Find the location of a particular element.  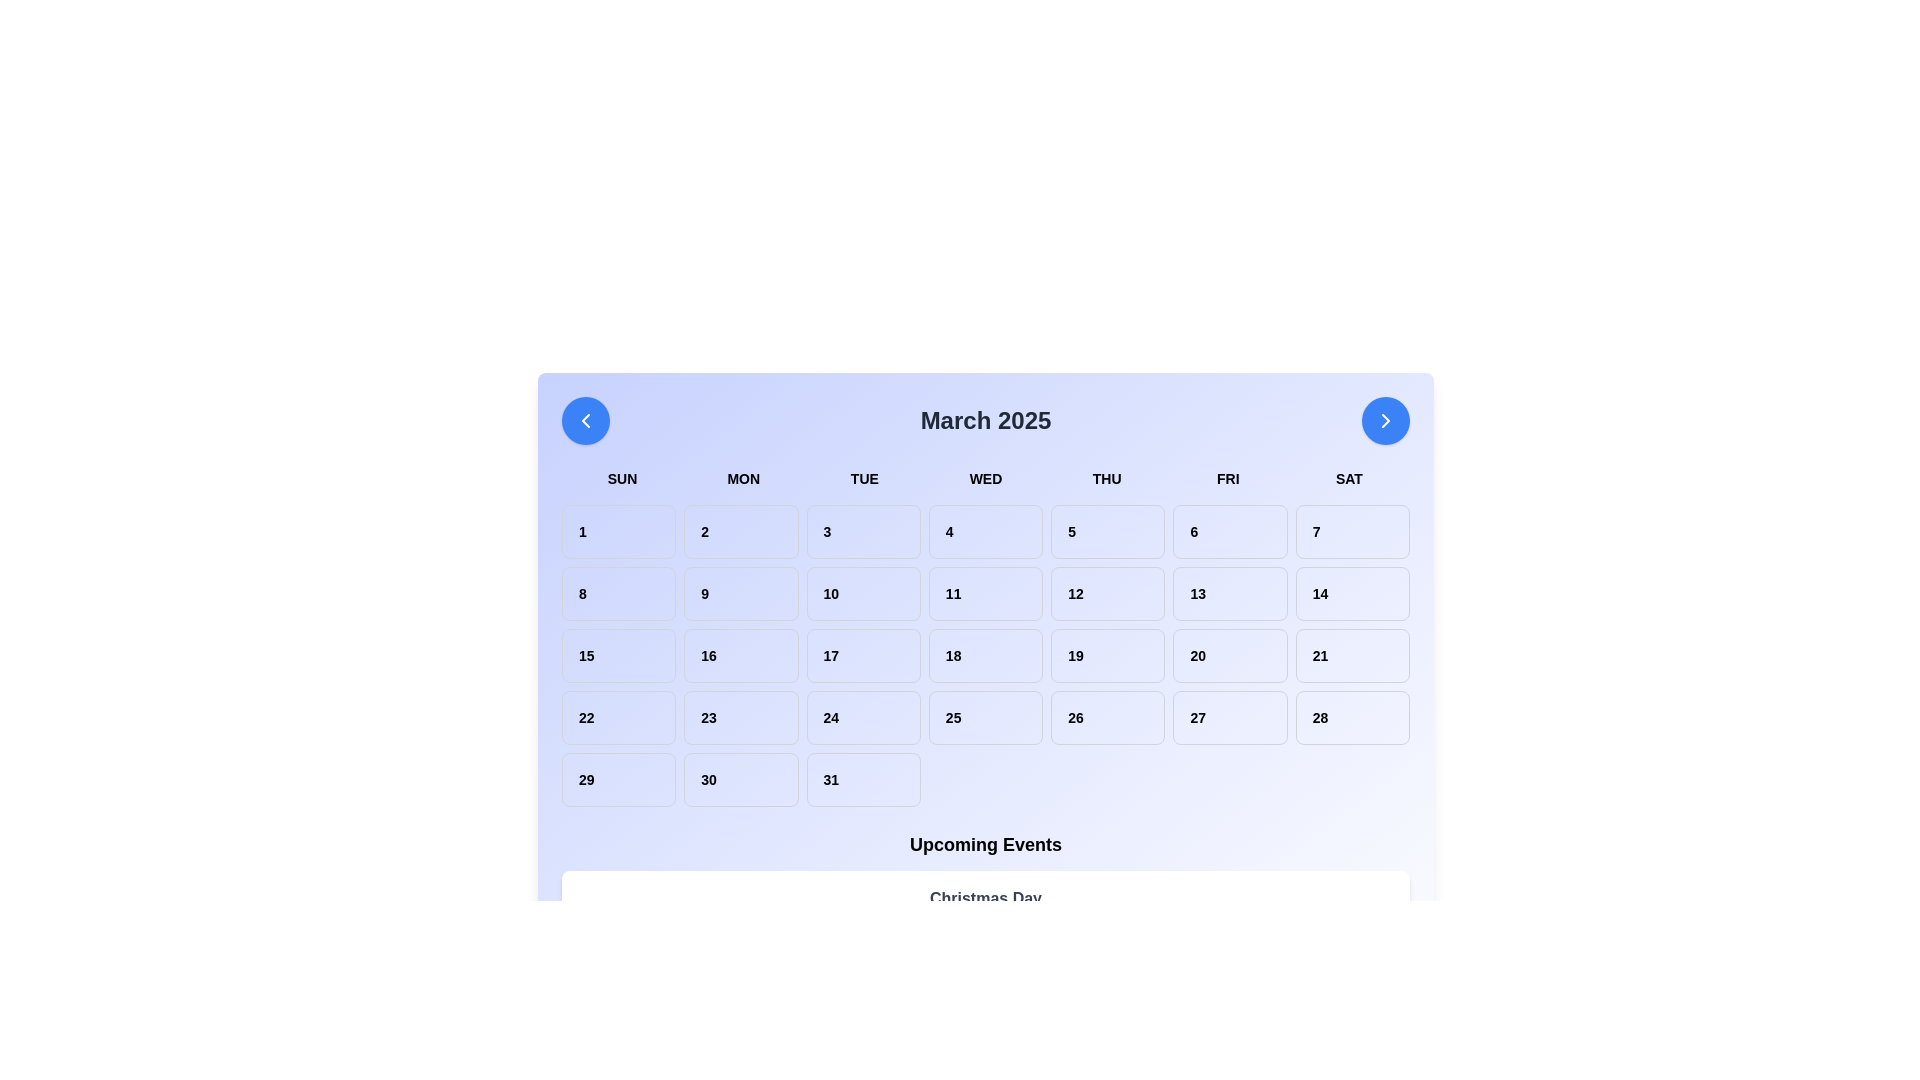

text label for the day 'Monday', which is the second item in a row of seven representing the days of the week in a calendar view, positioned between 'Sun' and 'Tue' is located at coordinates (742, 478).